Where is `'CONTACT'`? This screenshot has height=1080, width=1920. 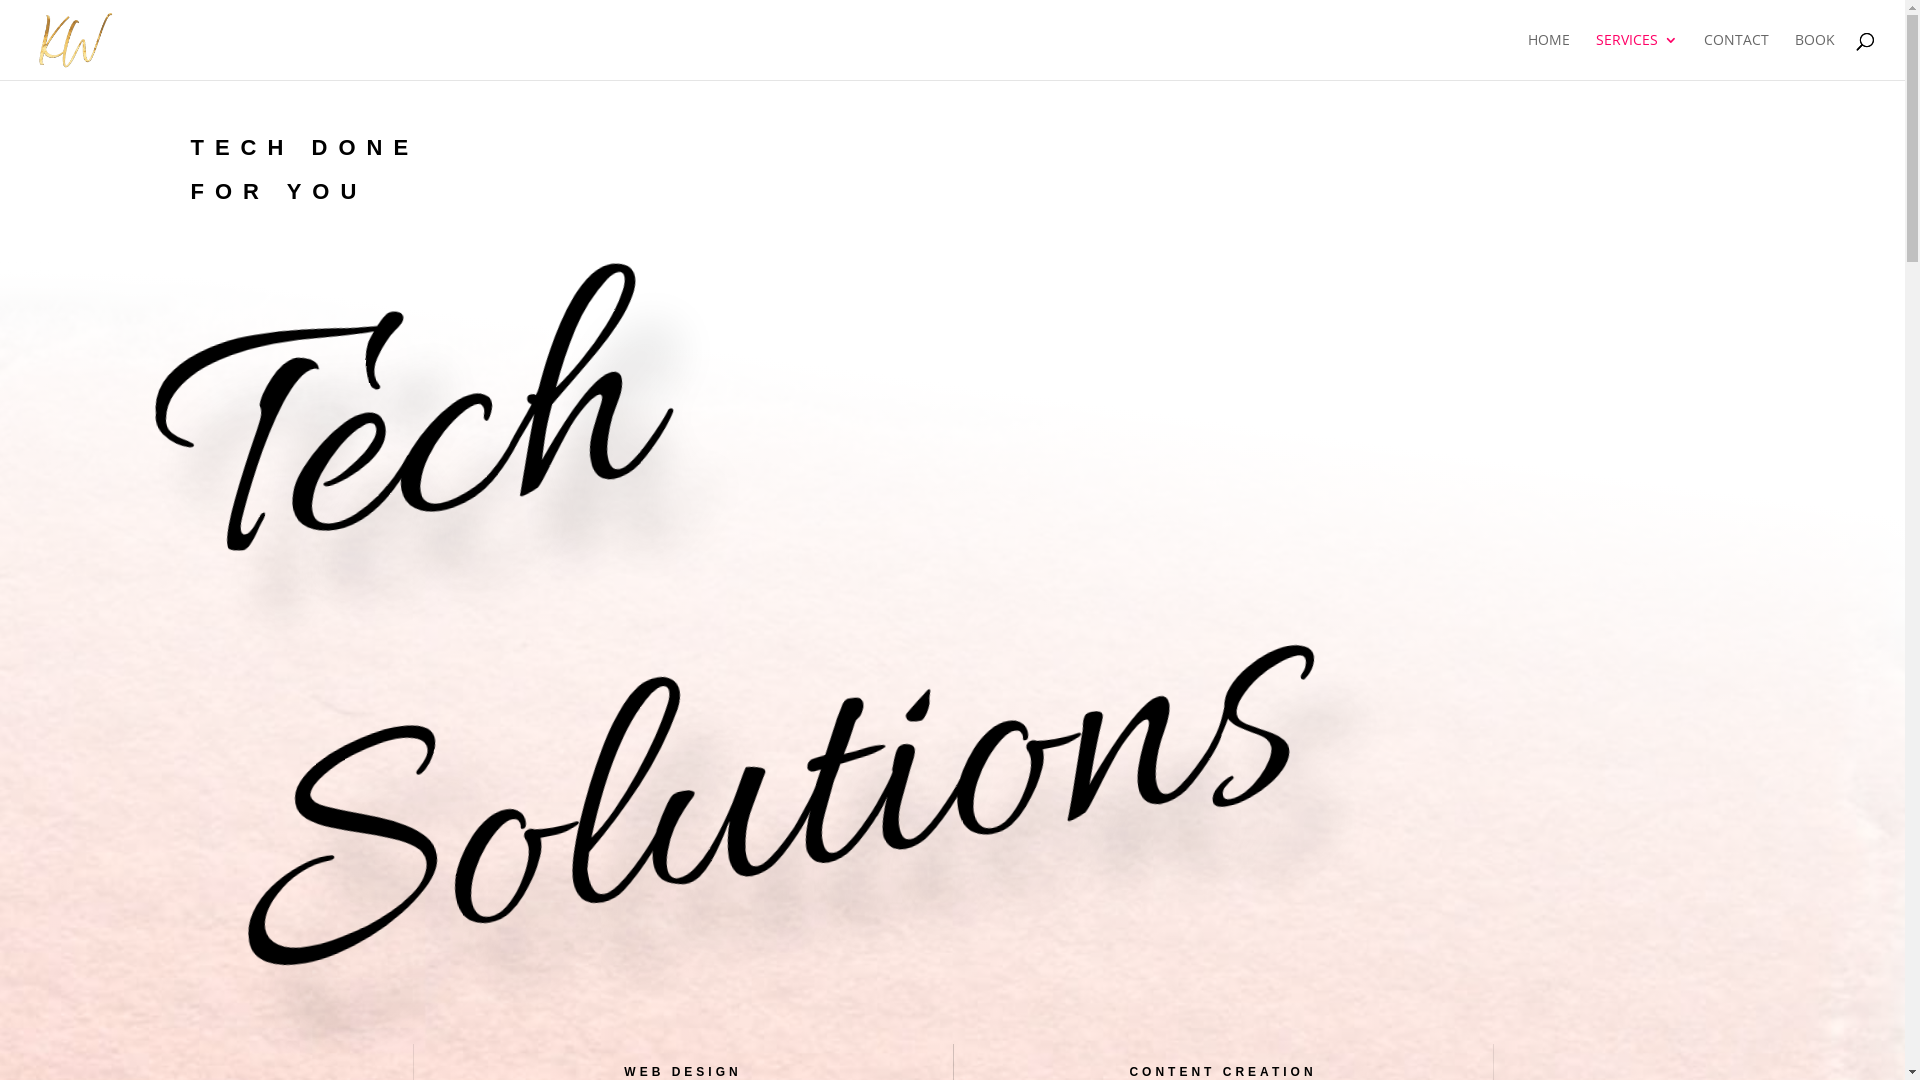 'CONTACT' is located at coordinates (1703, 55).